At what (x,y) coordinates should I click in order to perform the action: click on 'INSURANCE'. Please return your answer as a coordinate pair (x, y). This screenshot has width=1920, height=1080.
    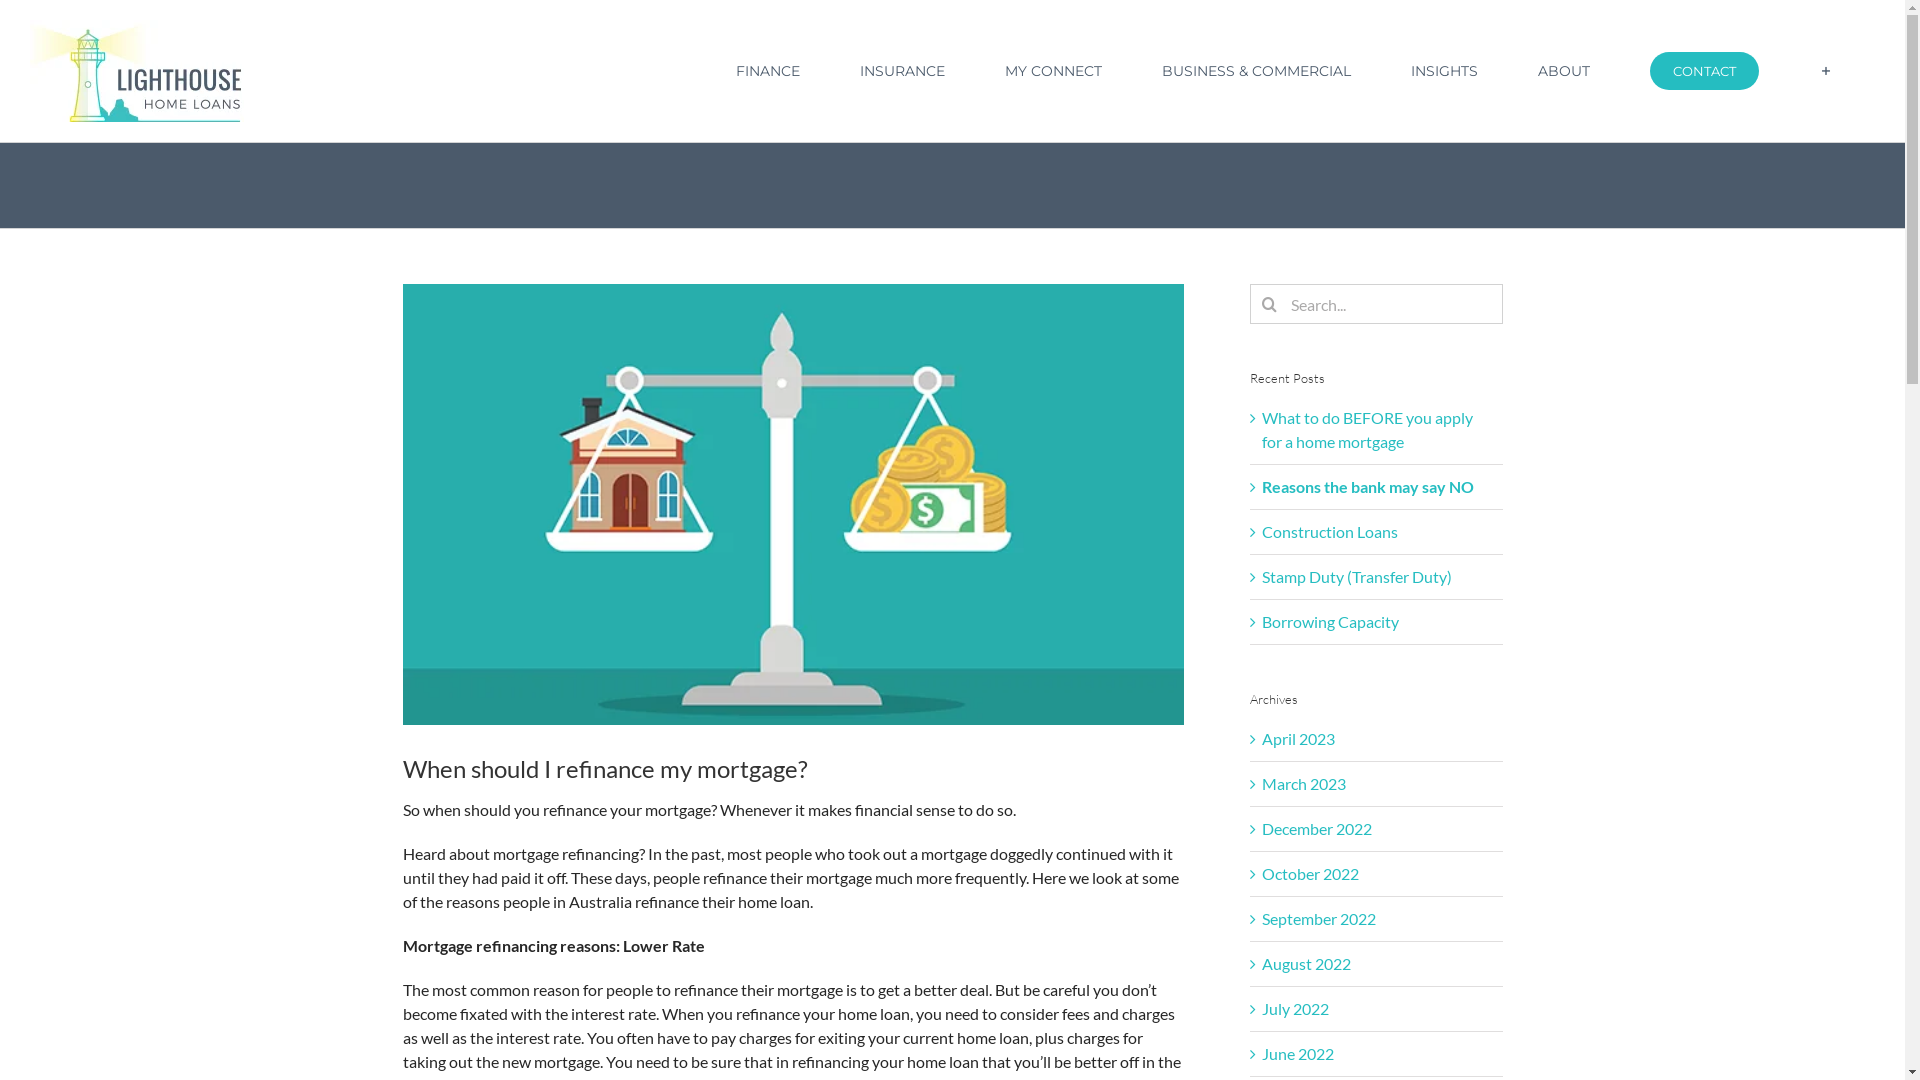
    Looking at the image, I should click on (901, 69).